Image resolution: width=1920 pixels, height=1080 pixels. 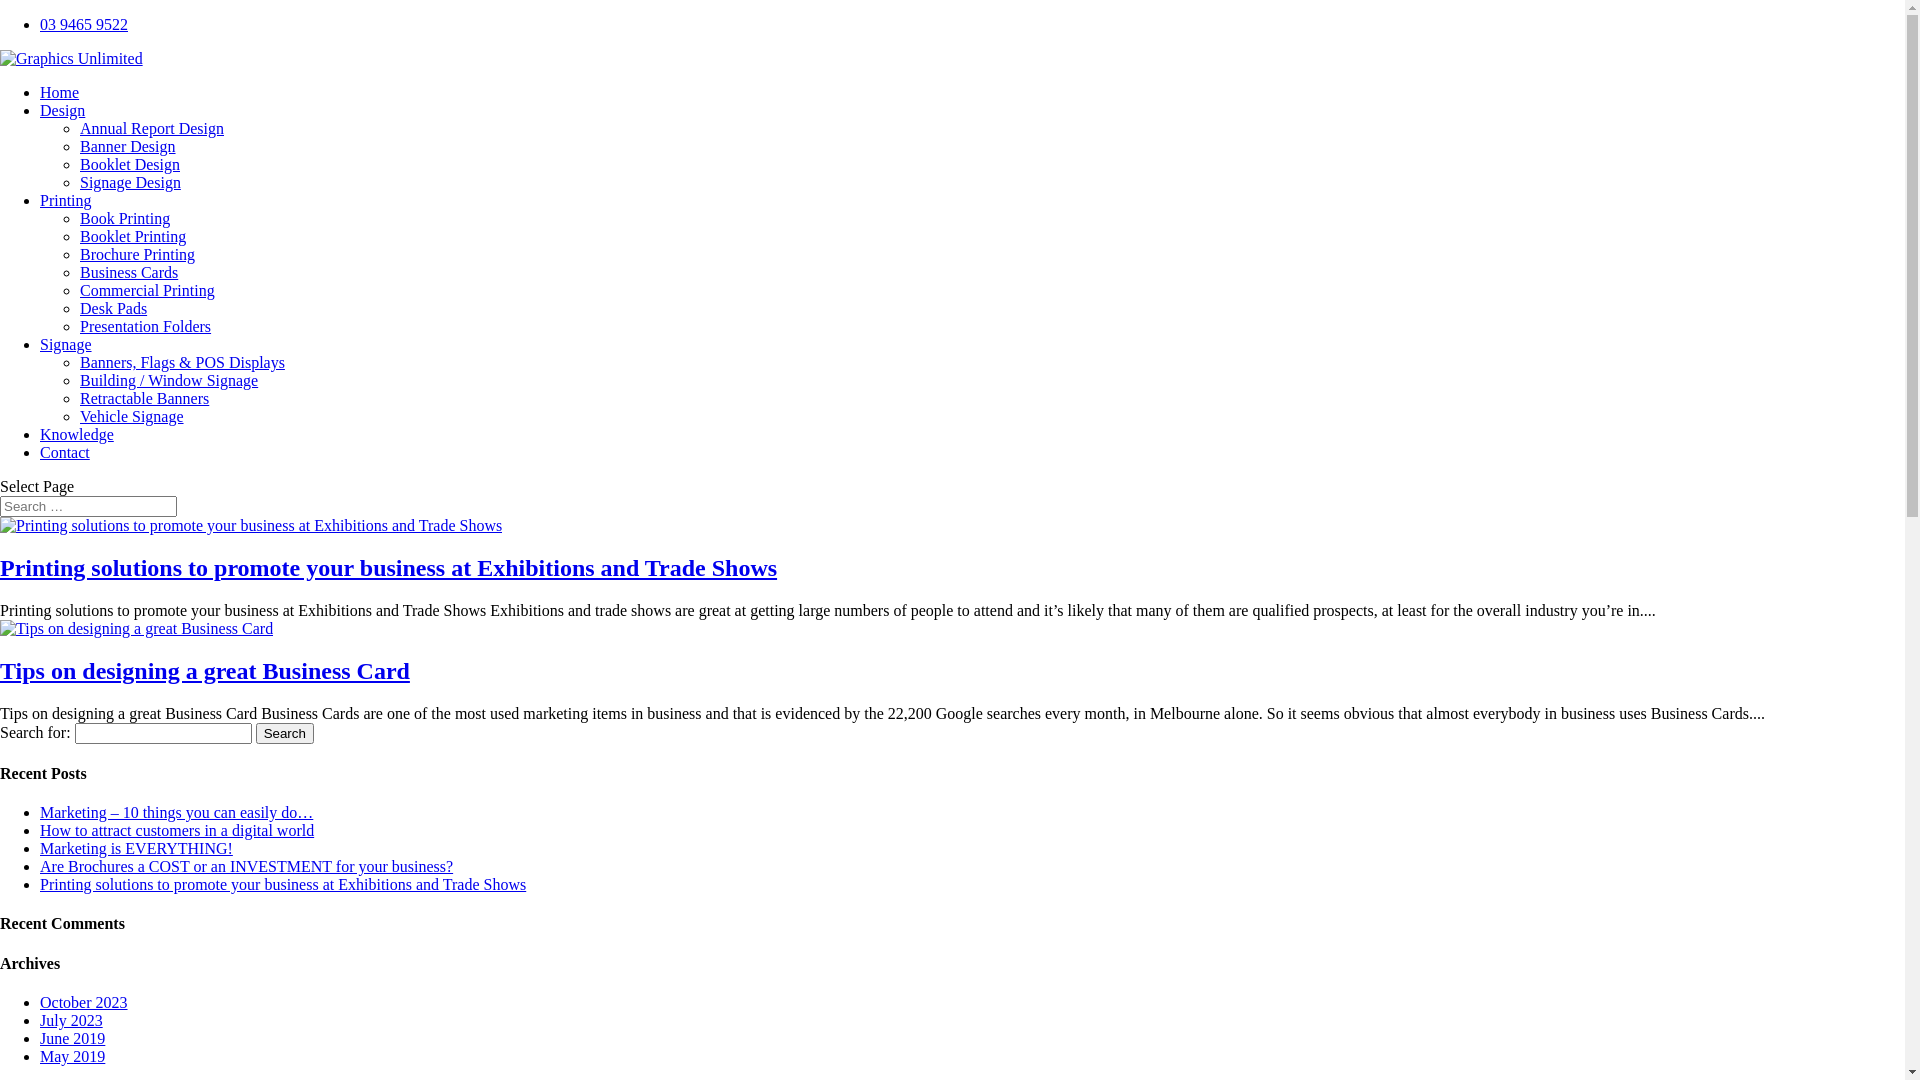 I want to click on 'Printing', so click(x=66, y=200).